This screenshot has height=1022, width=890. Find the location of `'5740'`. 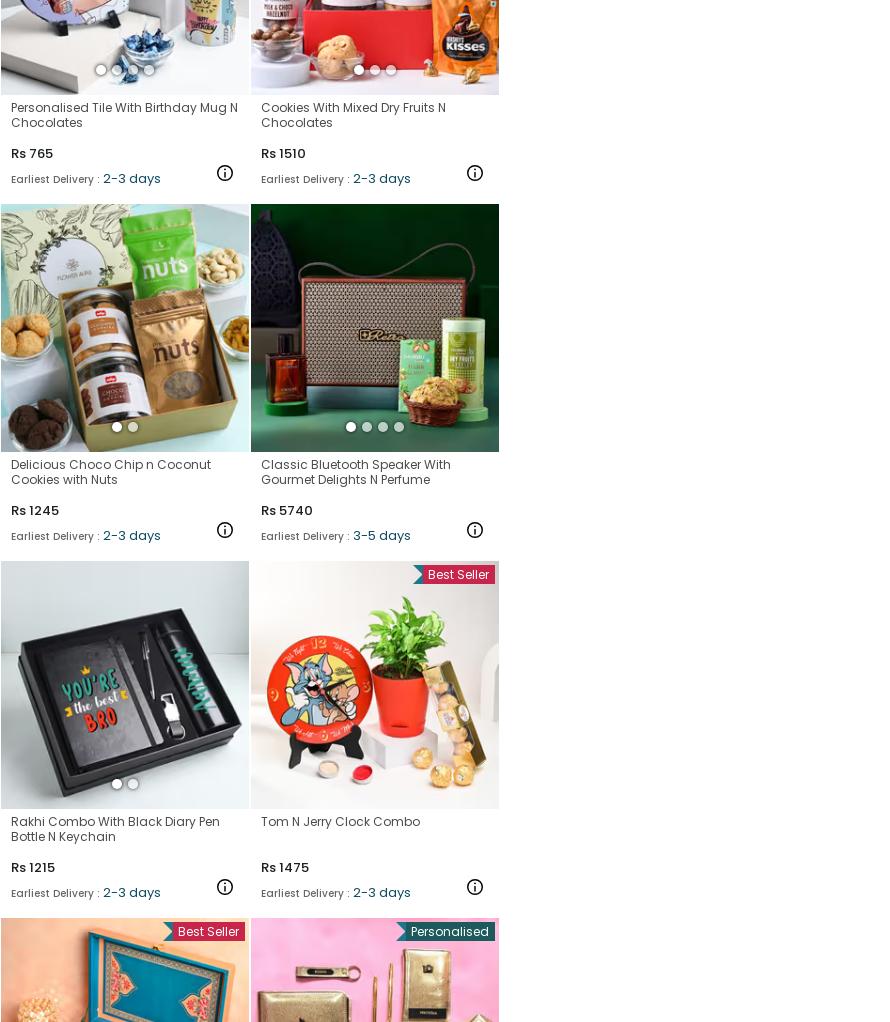

'5740' is located at coordinates (278, 509).